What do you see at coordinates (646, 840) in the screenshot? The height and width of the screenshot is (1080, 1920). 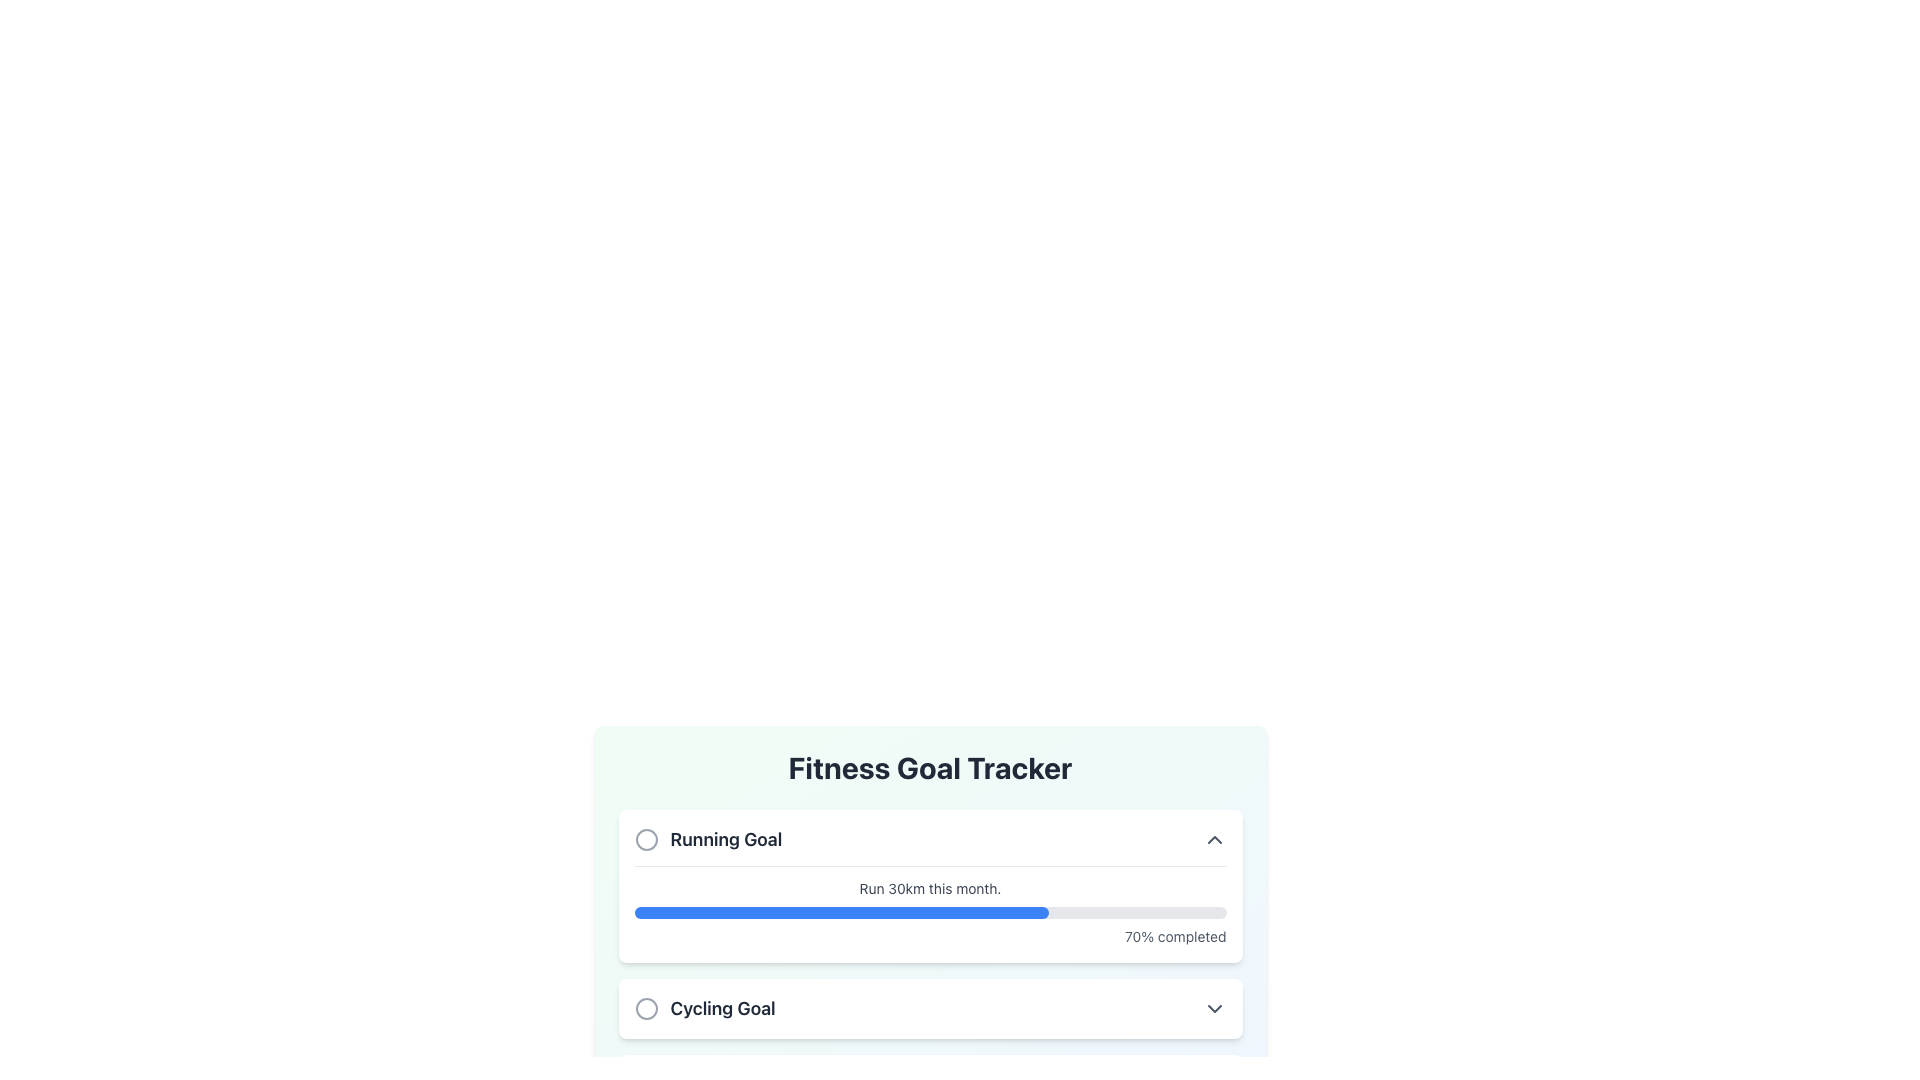 I see `the decorative icon located at the top-left corner of the 'Running Goal' card that visually represents the goal's category` at bounding box center [646, 840].